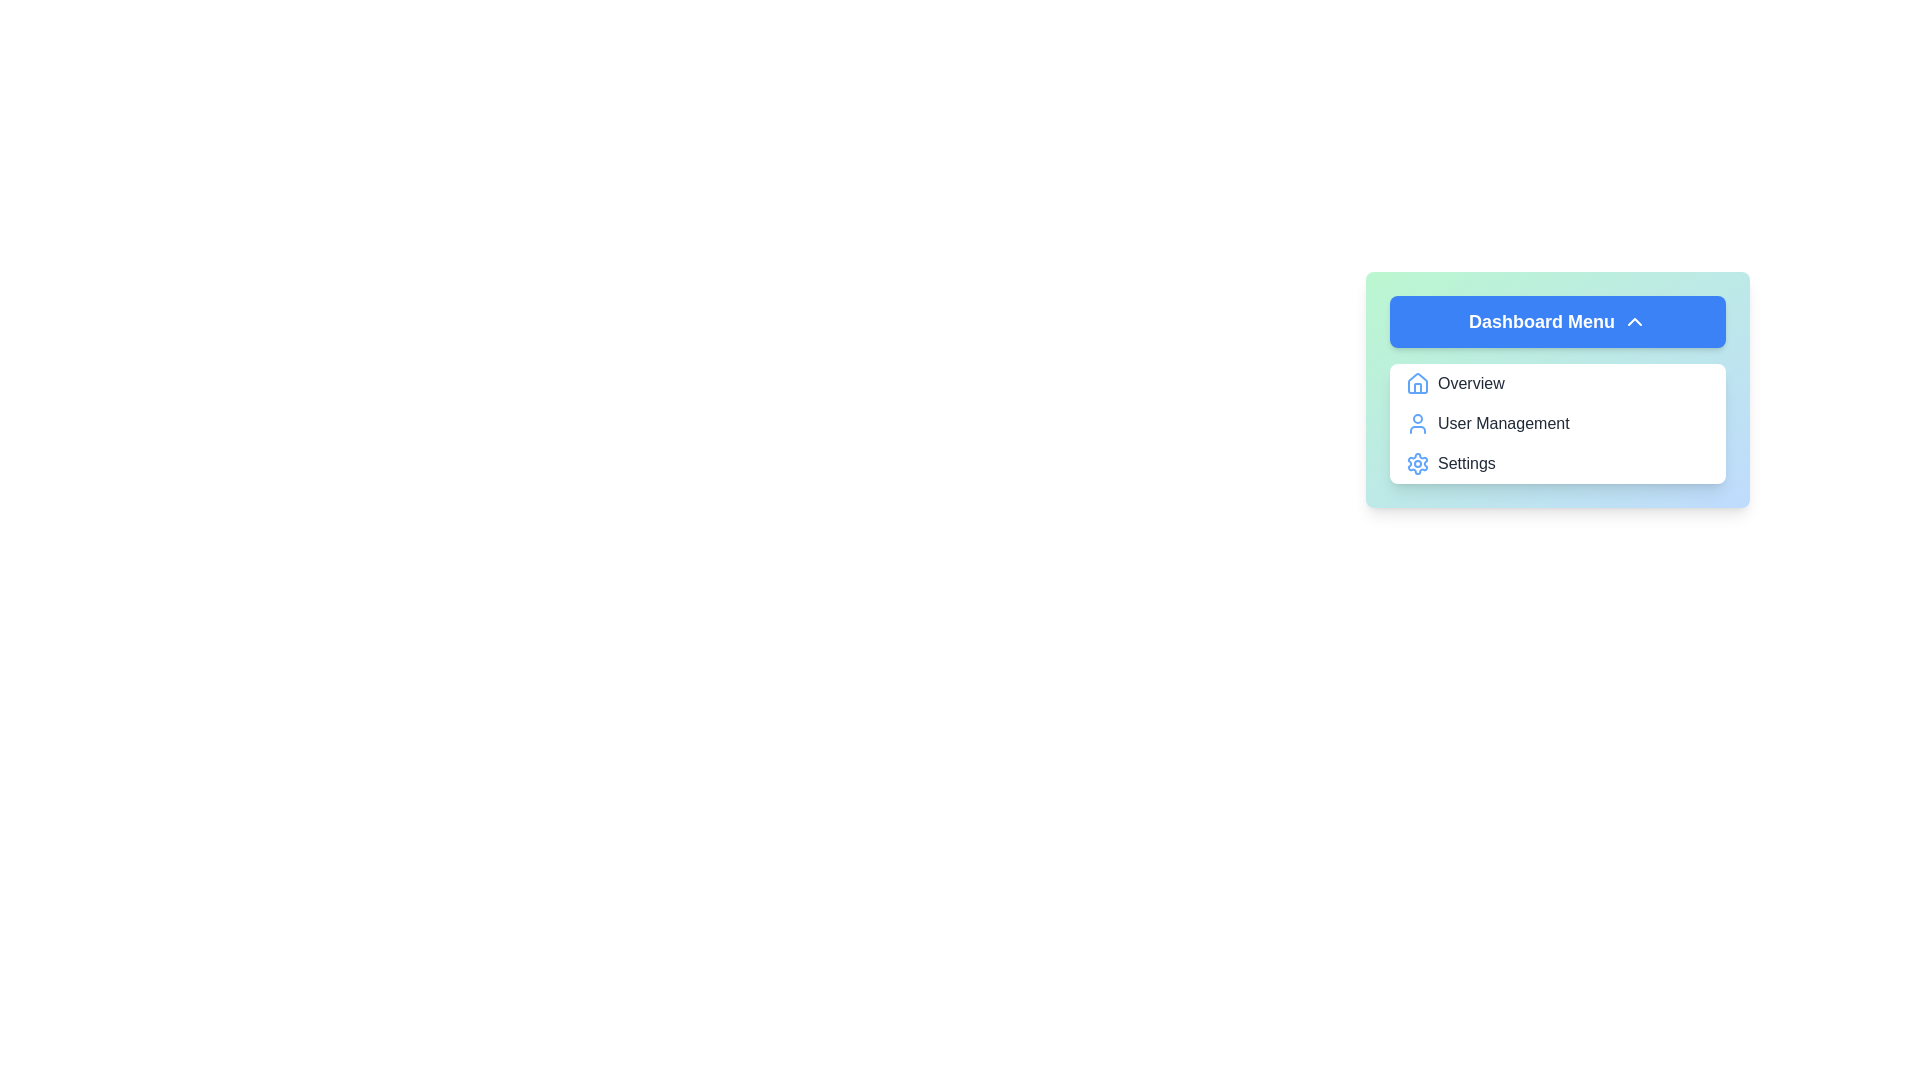  What do you see at coordinates (1416, 423) in the screenshot?
I see `the icon associated with User Management` at bounding box center [1416, 423].